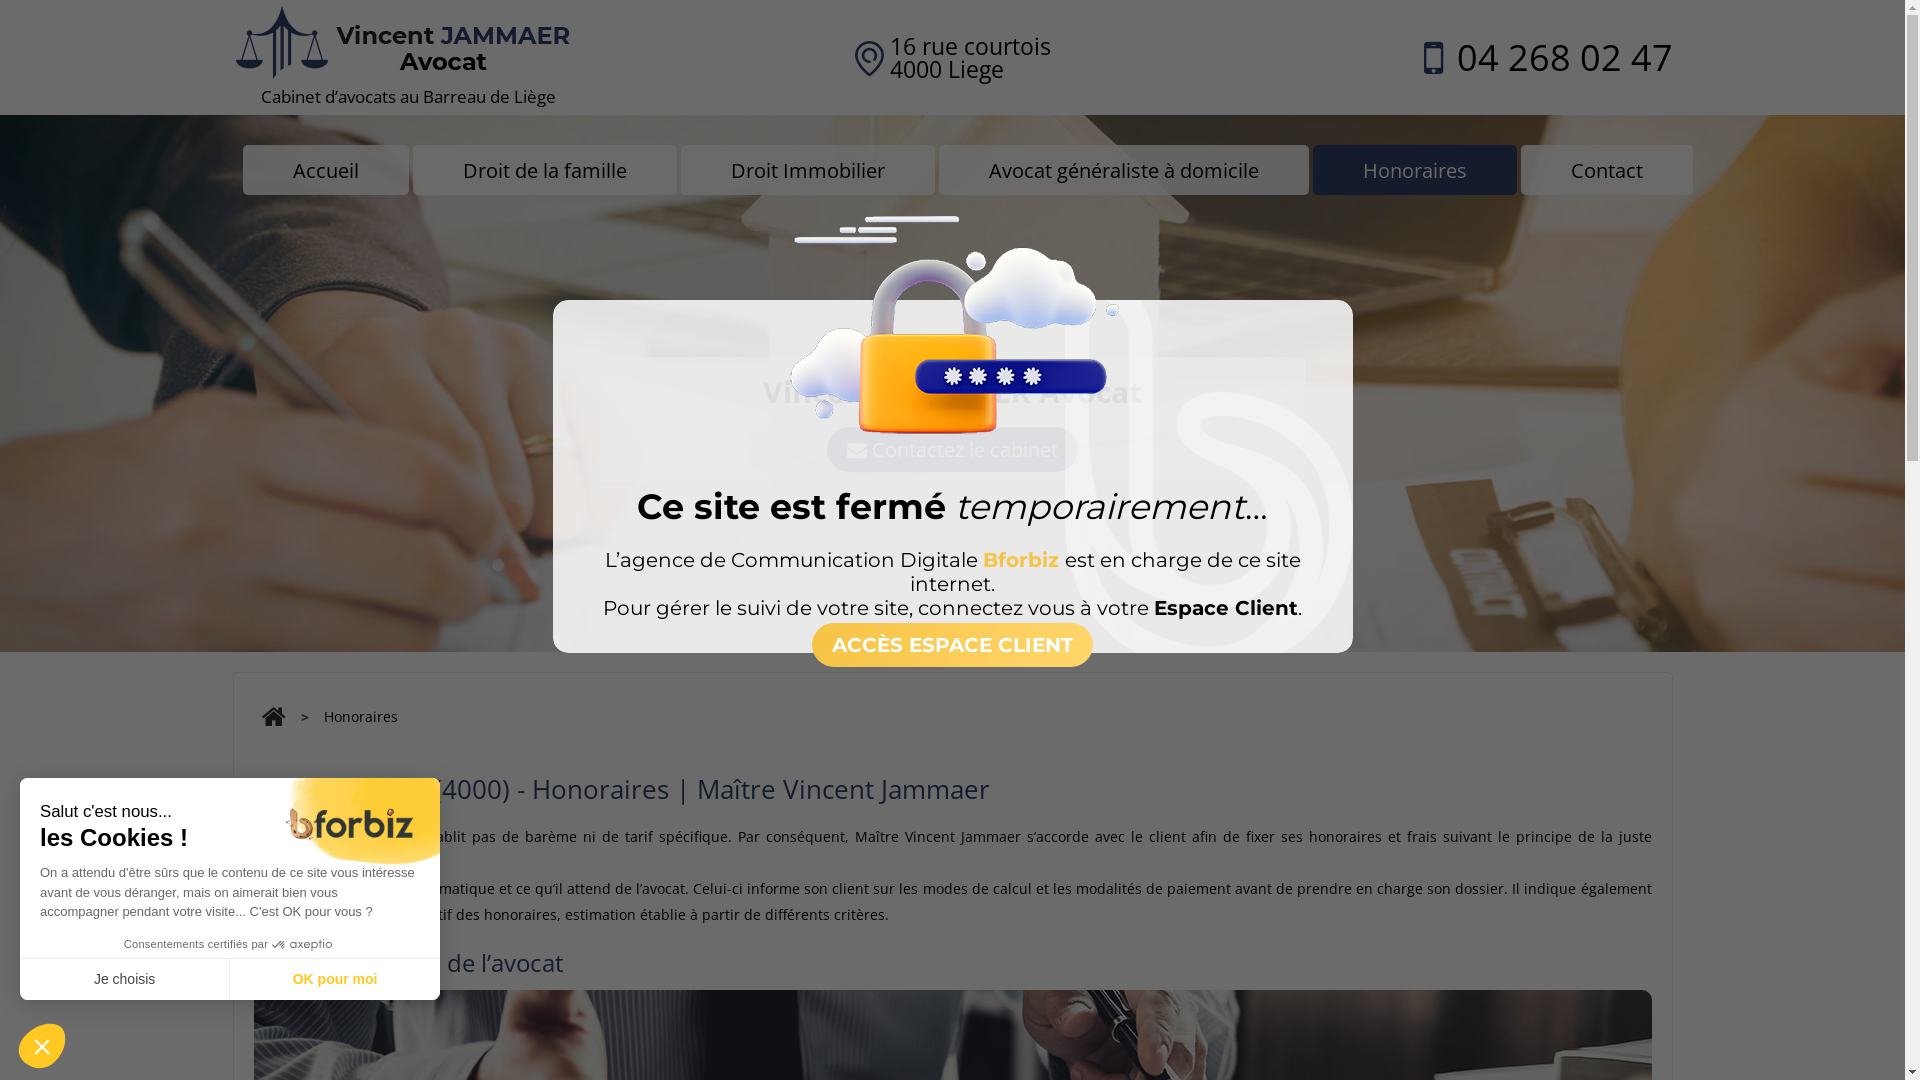  What do you see at coordinates (1606, 168) in the screenshot?
I see `'Contact'` at bounding box center [1606, 168].